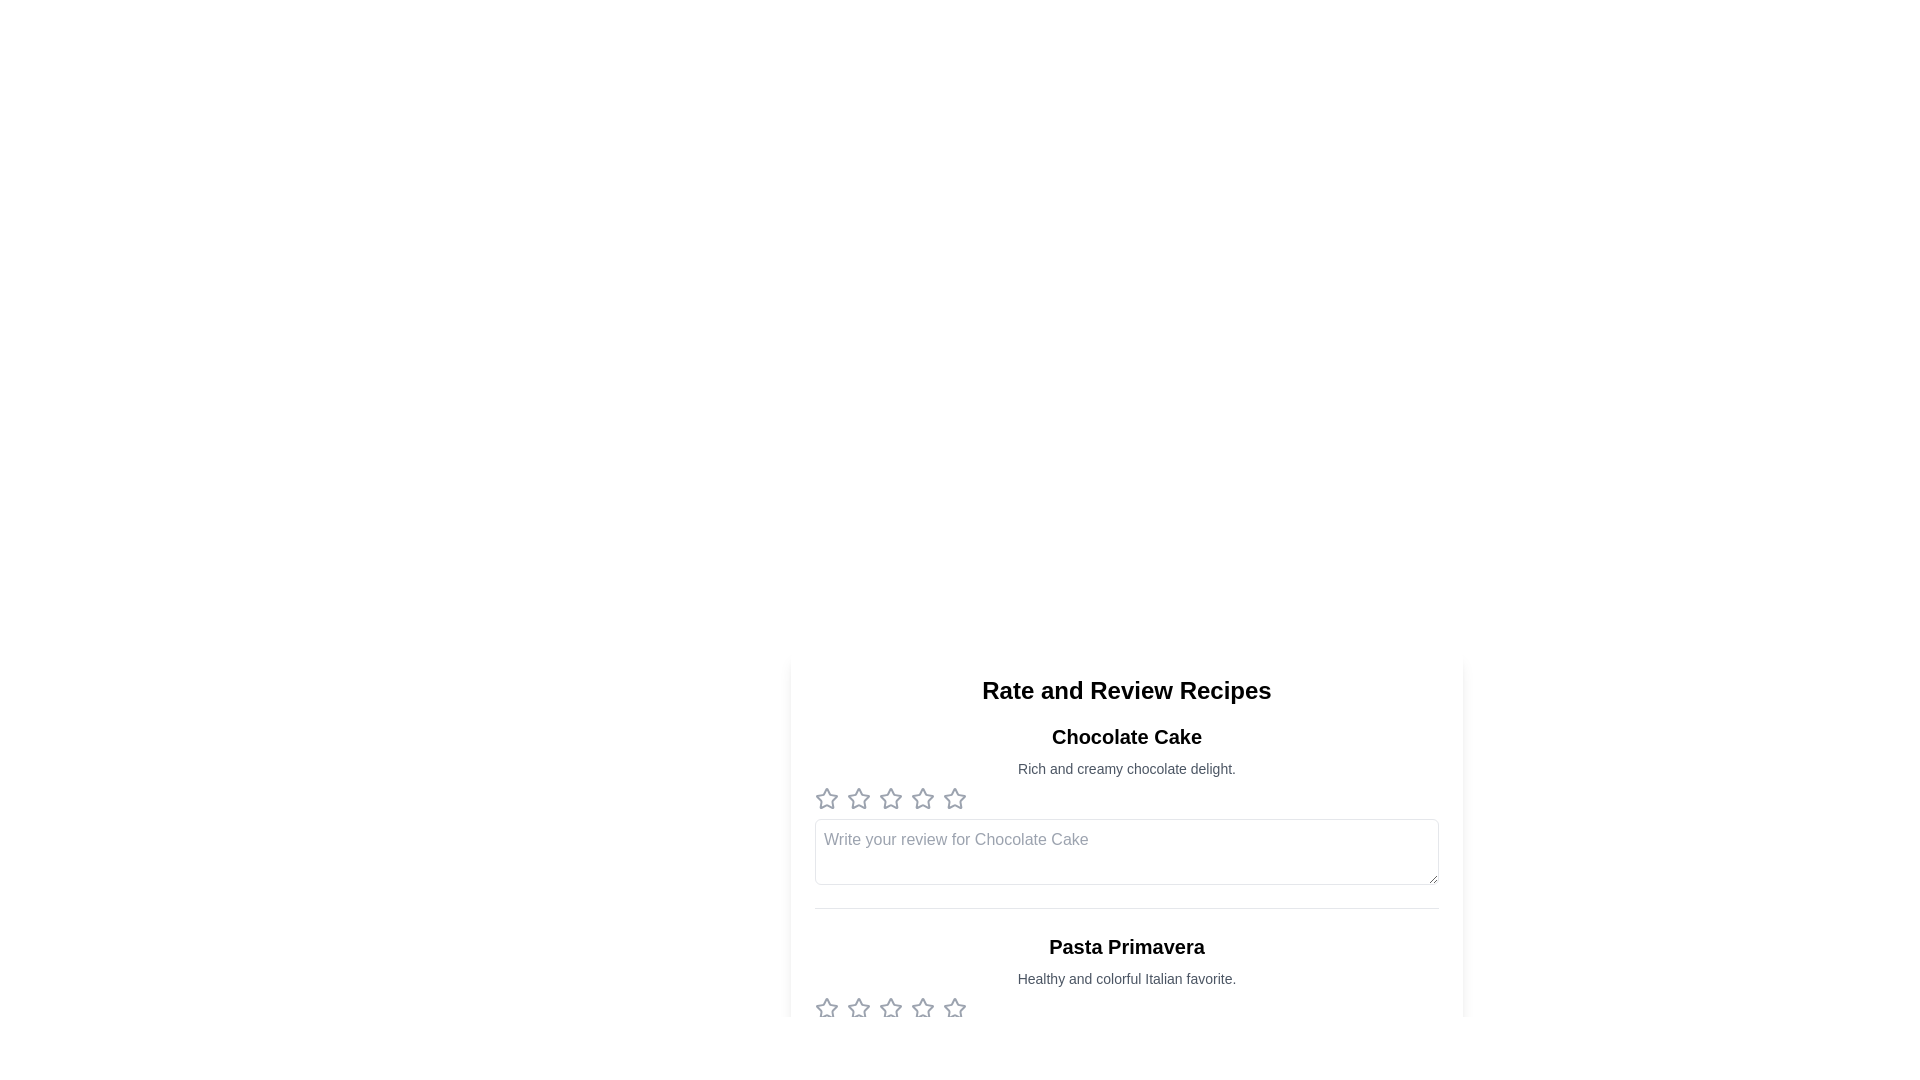  Describe the element at coordinates (920, 797) in the screenshot. I see `the fourth star from the left under the 'Chocolate Cake' heading` at that location.